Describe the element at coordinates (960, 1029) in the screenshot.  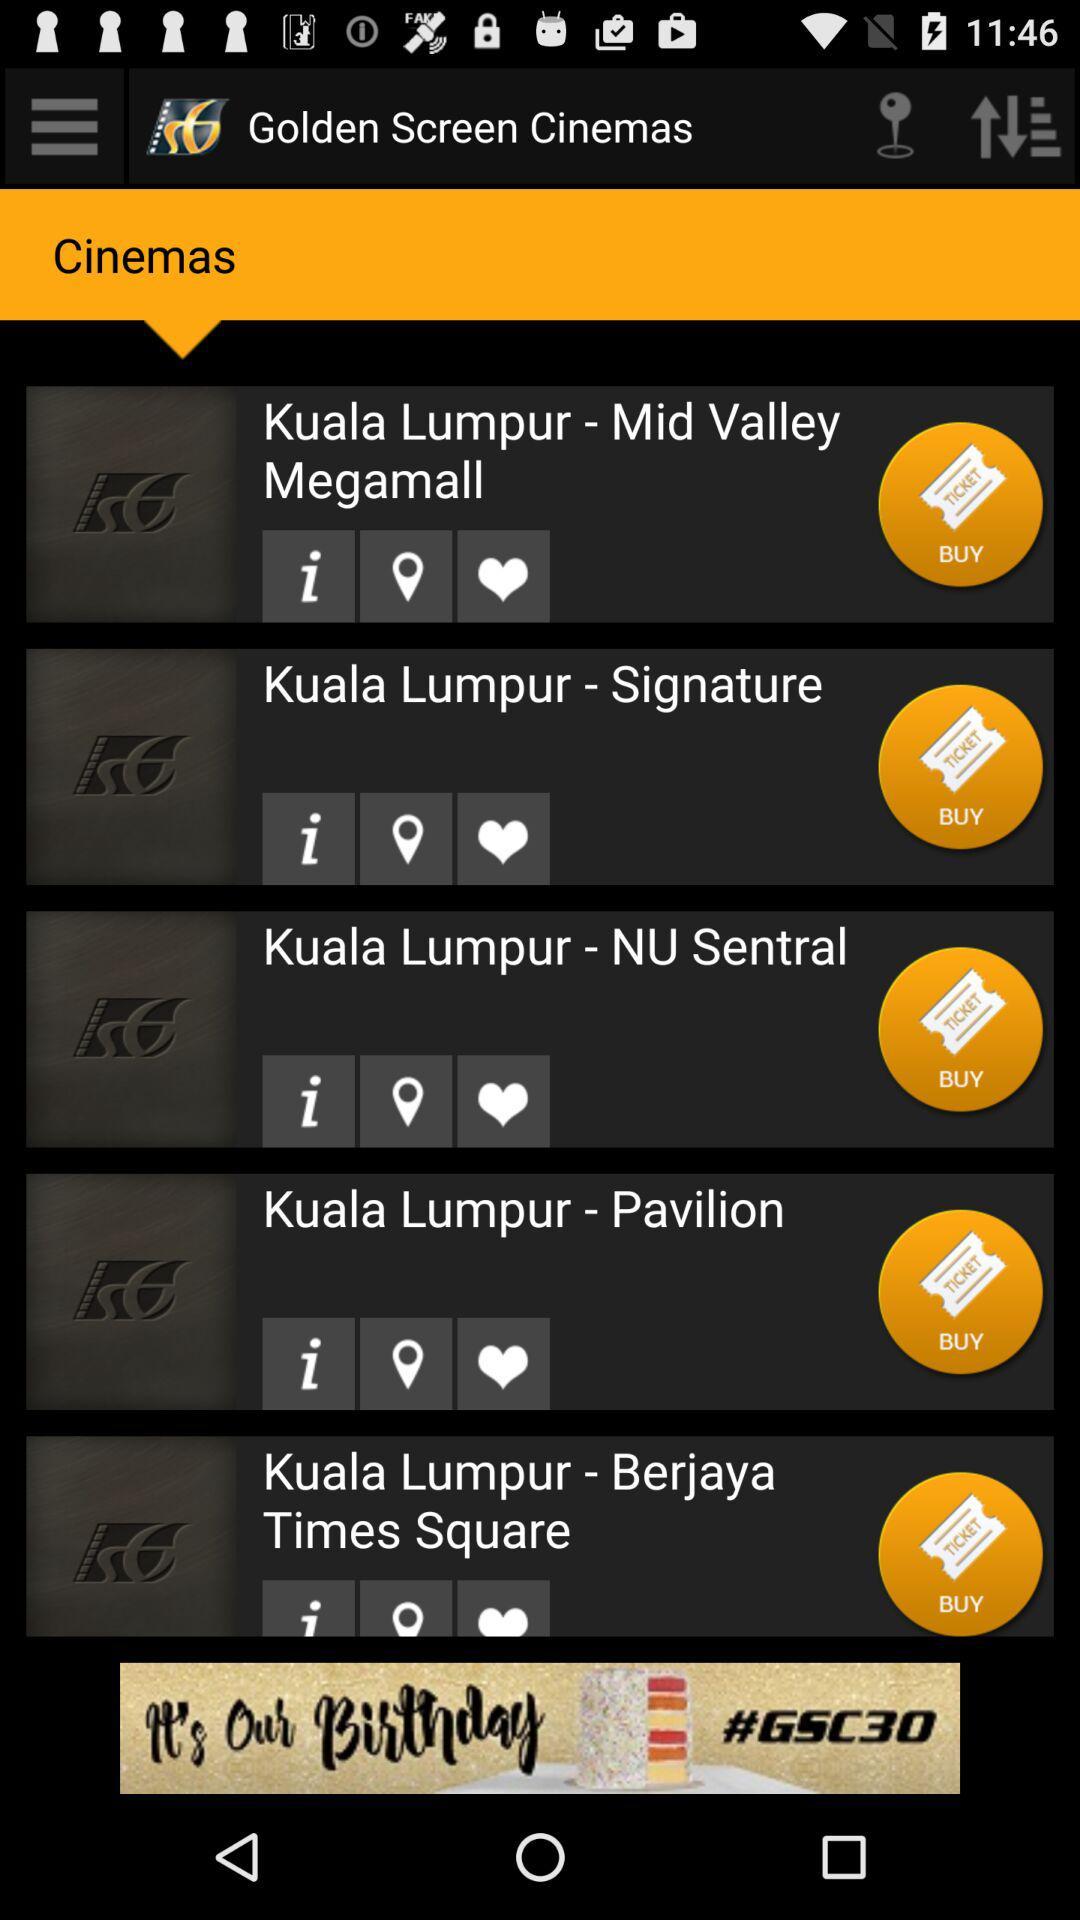
I see `purchase` at that location.